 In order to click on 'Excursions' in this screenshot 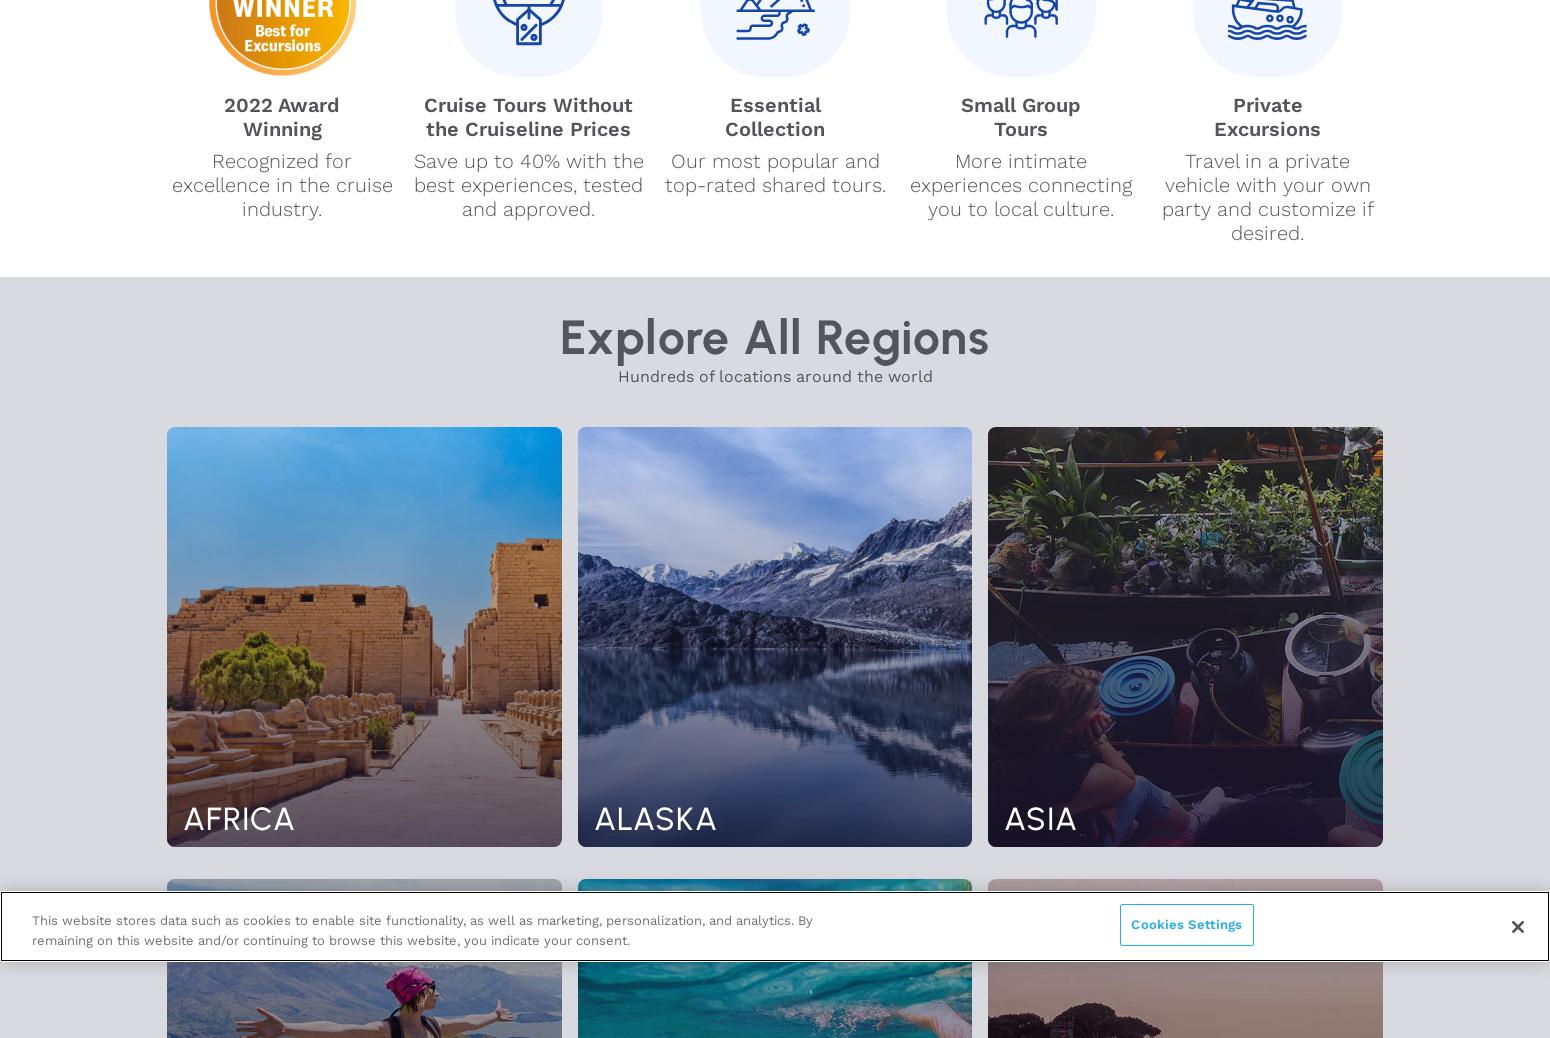, I will do `click(1266, 126)`.